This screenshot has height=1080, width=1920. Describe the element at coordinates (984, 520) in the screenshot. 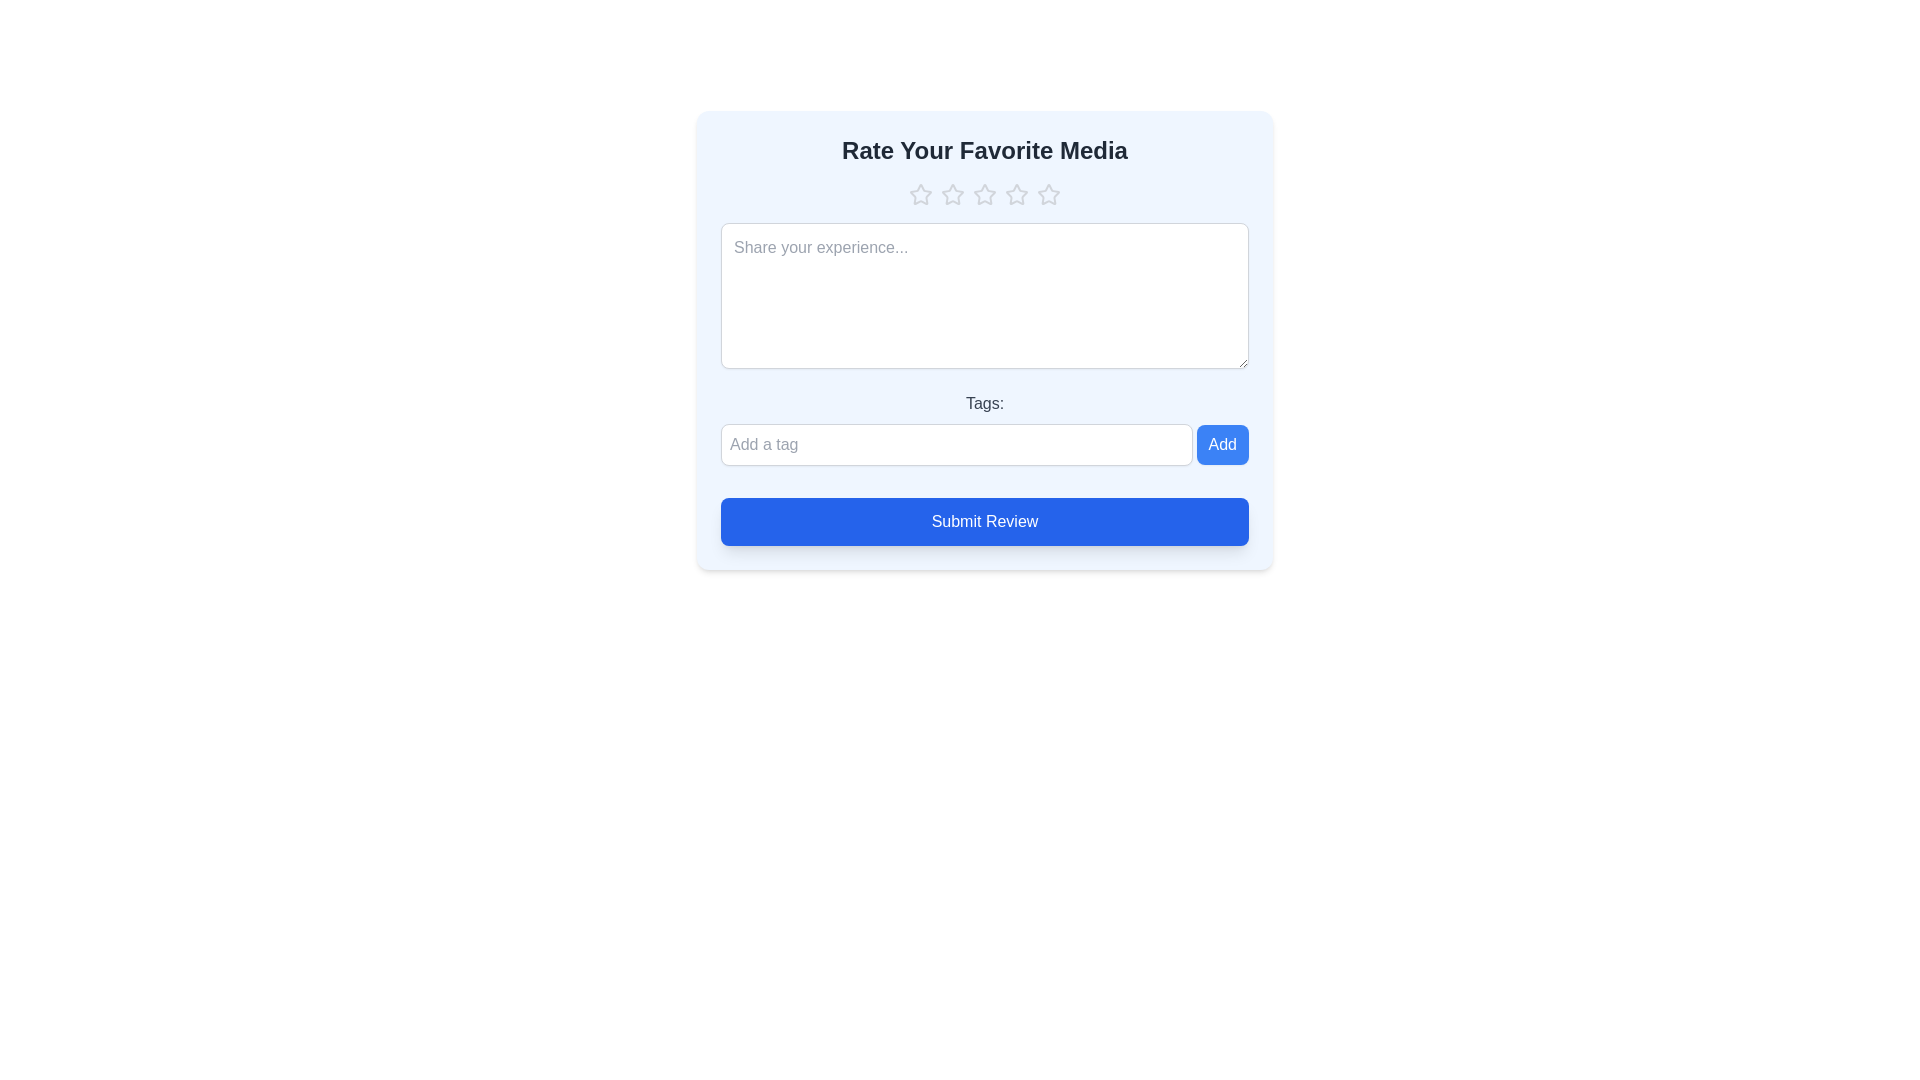

I see `the submit button located at the bottom-center of the 'Rate Your Favorite Media' form` at that location.